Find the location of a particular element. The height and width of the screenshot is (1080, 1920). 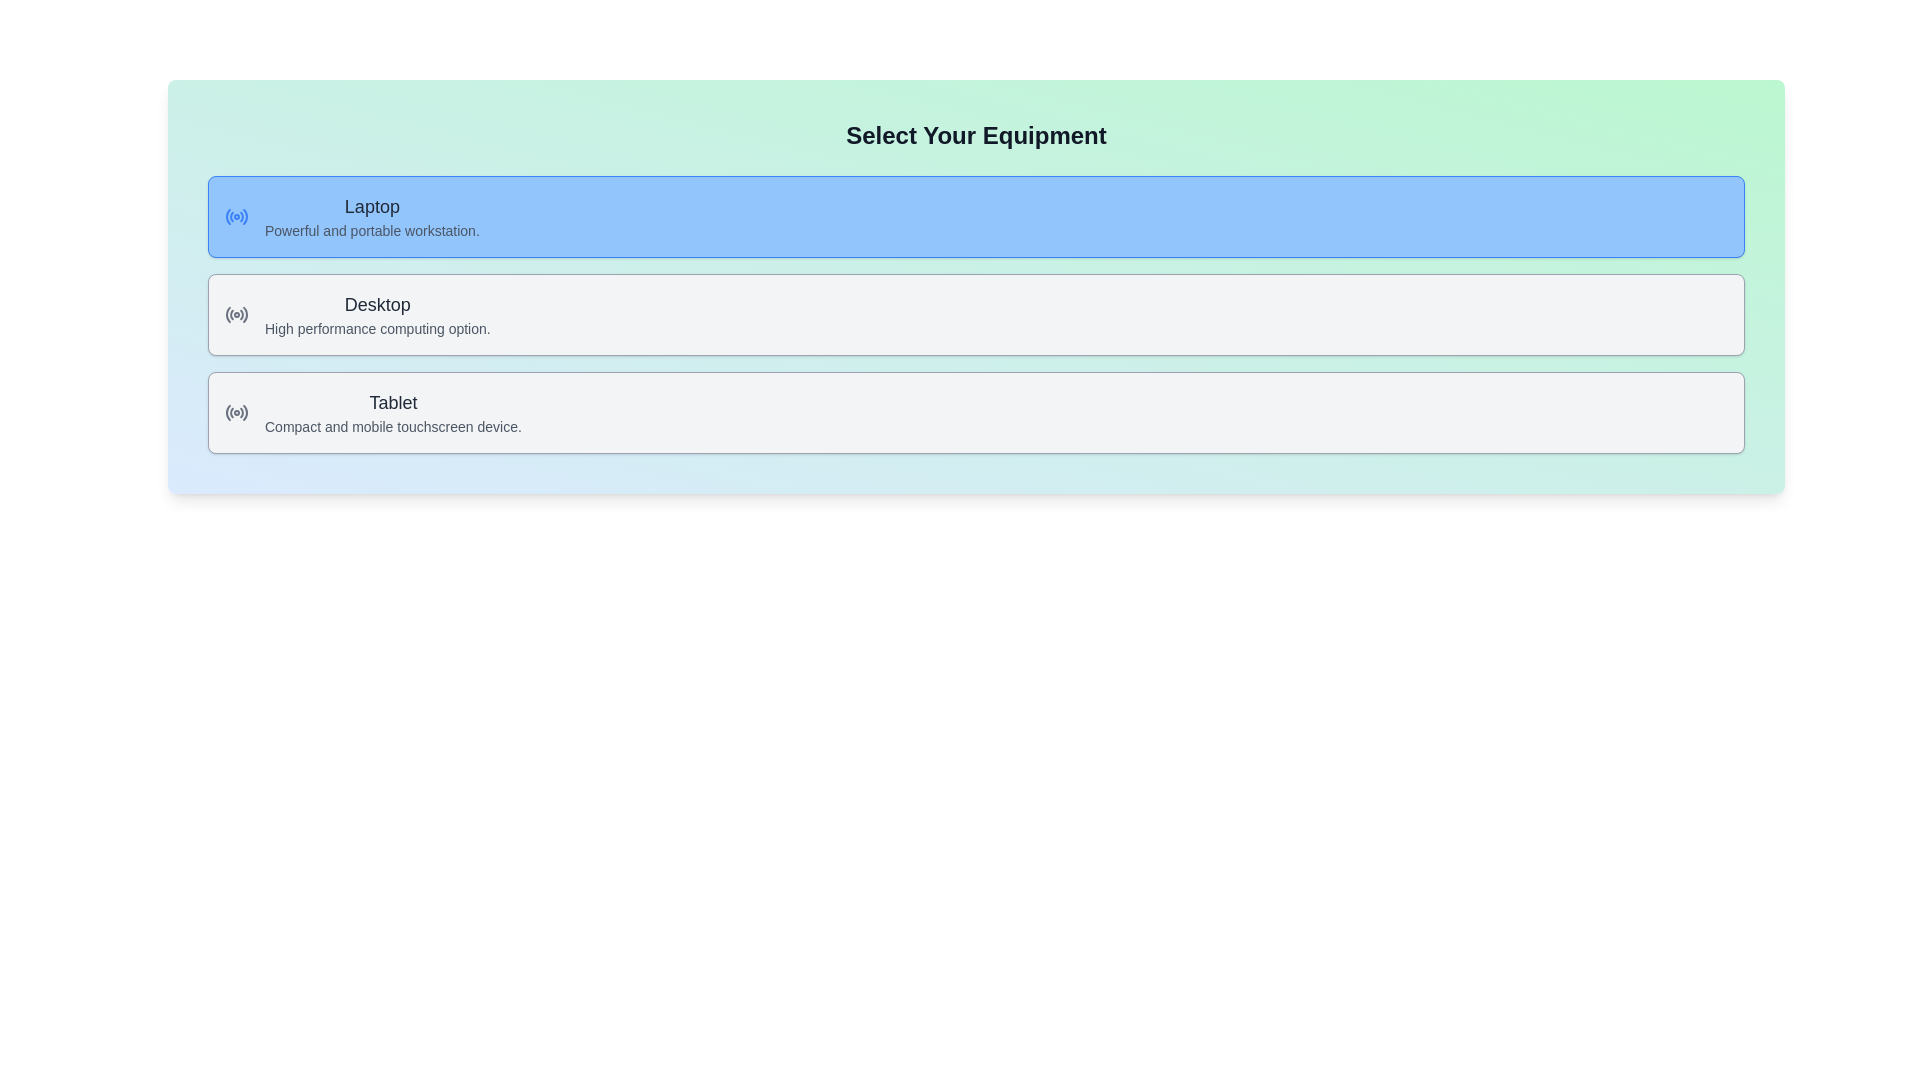

heading text 'Select Your Equipment' which is styled in bold, large size, and black color, located at the top center of the card-like section is located at coordinates (976, 135).